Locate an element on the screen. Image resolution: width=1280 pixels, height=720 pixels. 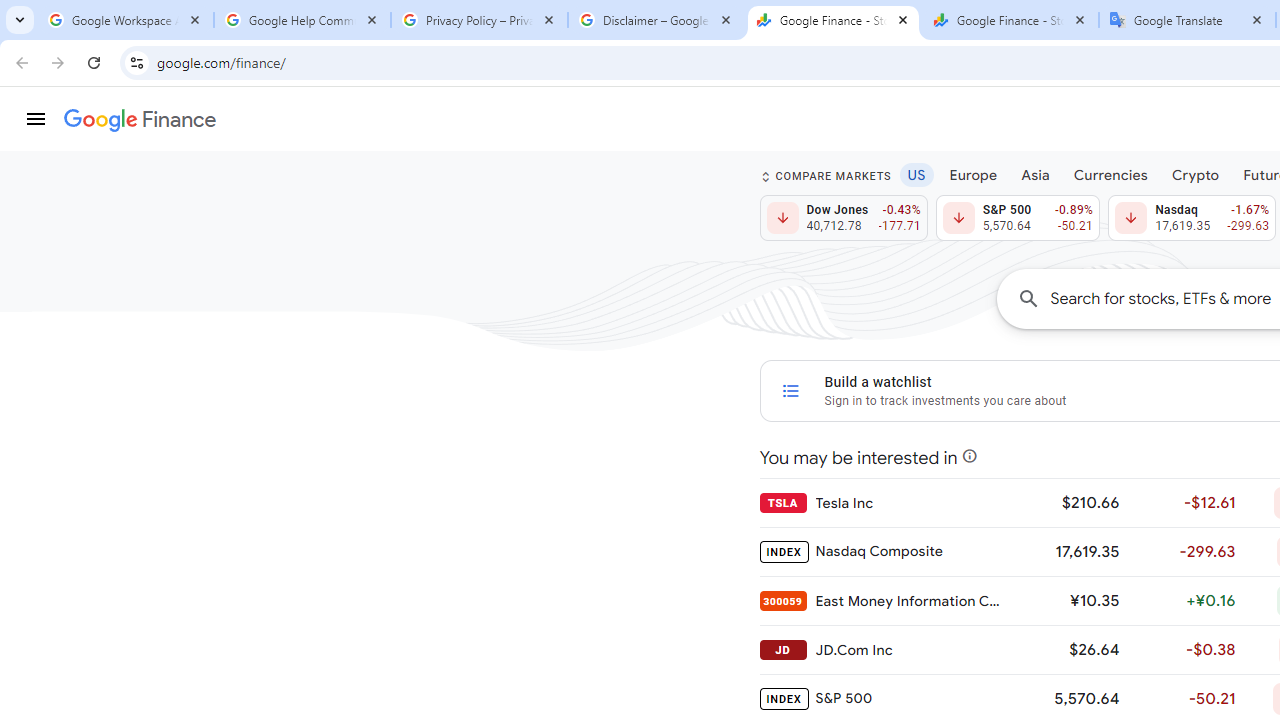
'Nasdaq 17,619.35 Down by 1.67% -299.63' is located at coordinates (1192, 218).